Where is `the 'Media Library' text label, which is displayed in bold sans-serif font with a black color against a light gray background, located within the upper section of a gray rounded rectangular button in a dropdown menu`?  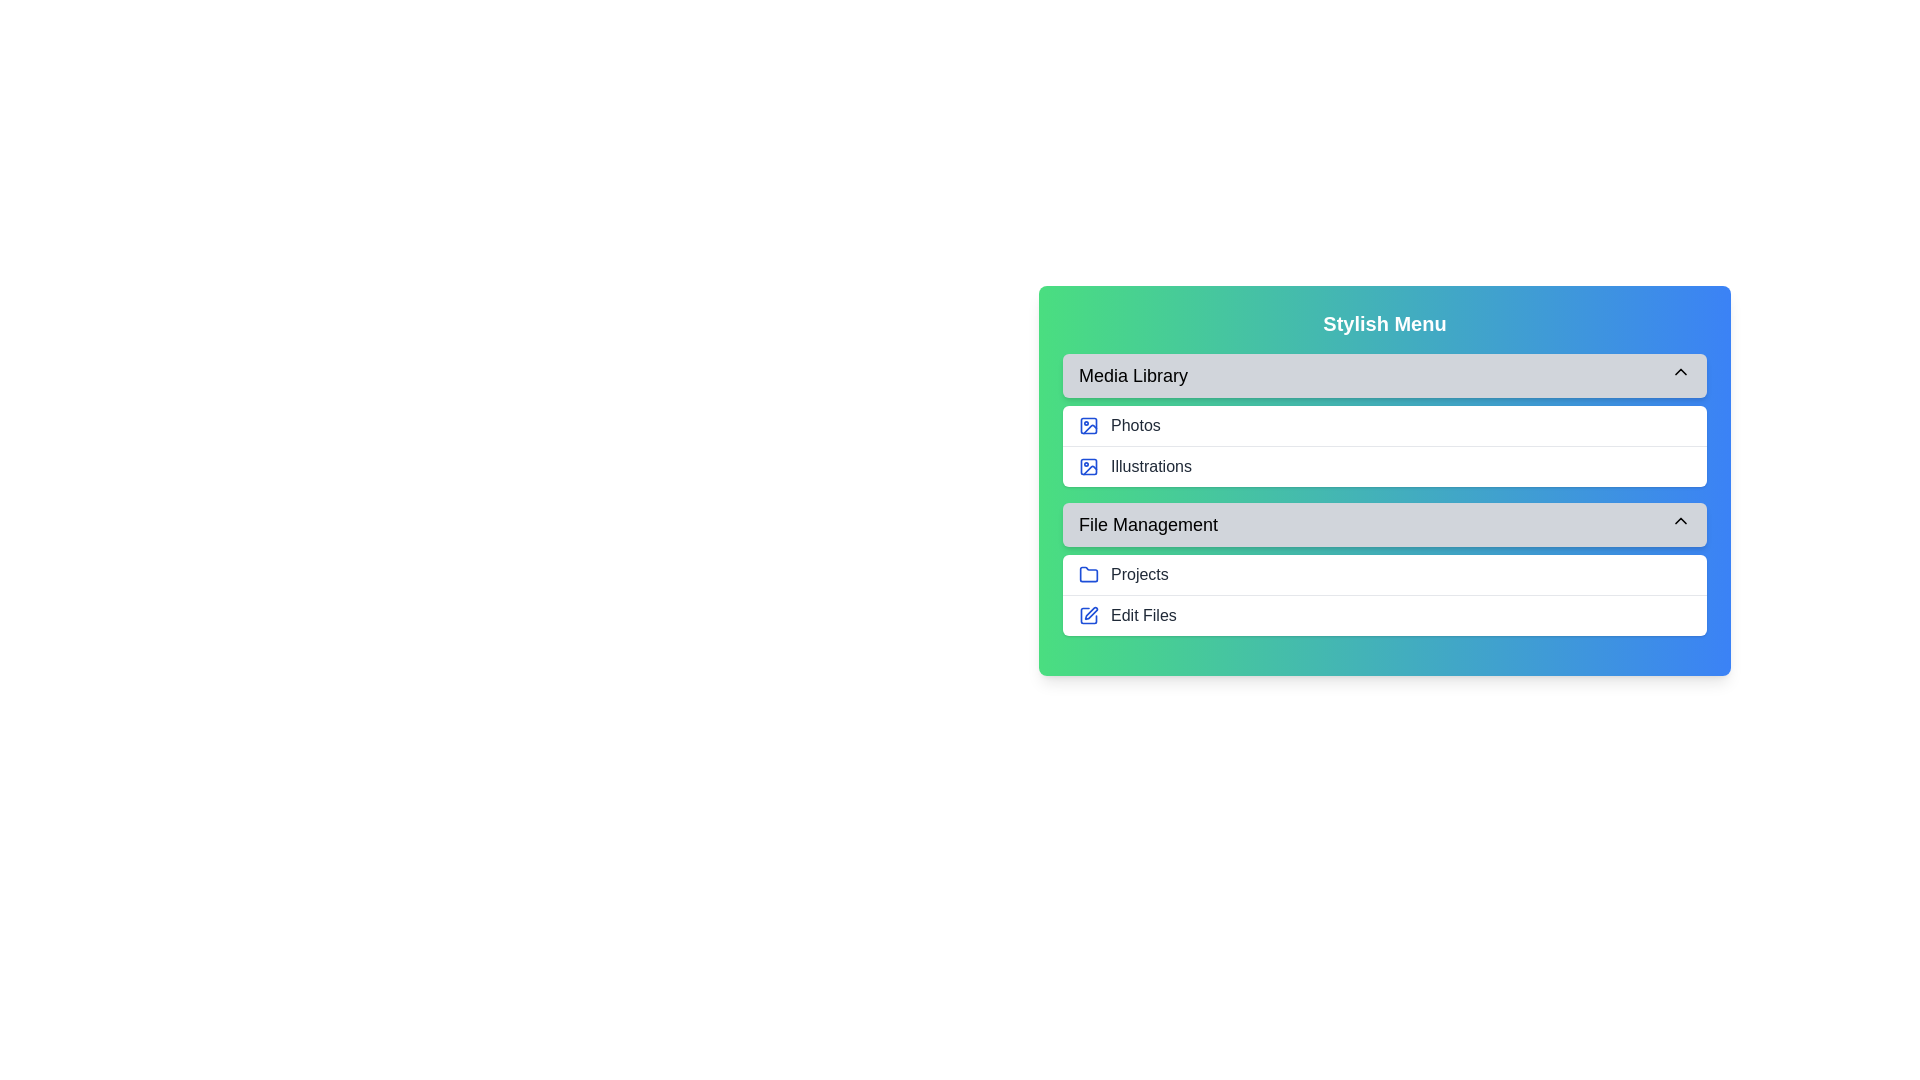 the 'Media Library' text label, which is displayed in bold sans-serif font with a black color against a light gray background, located within the upper section of a gray rounded rectangular button in a dropdown menu is located at coordinates (1133, 375).